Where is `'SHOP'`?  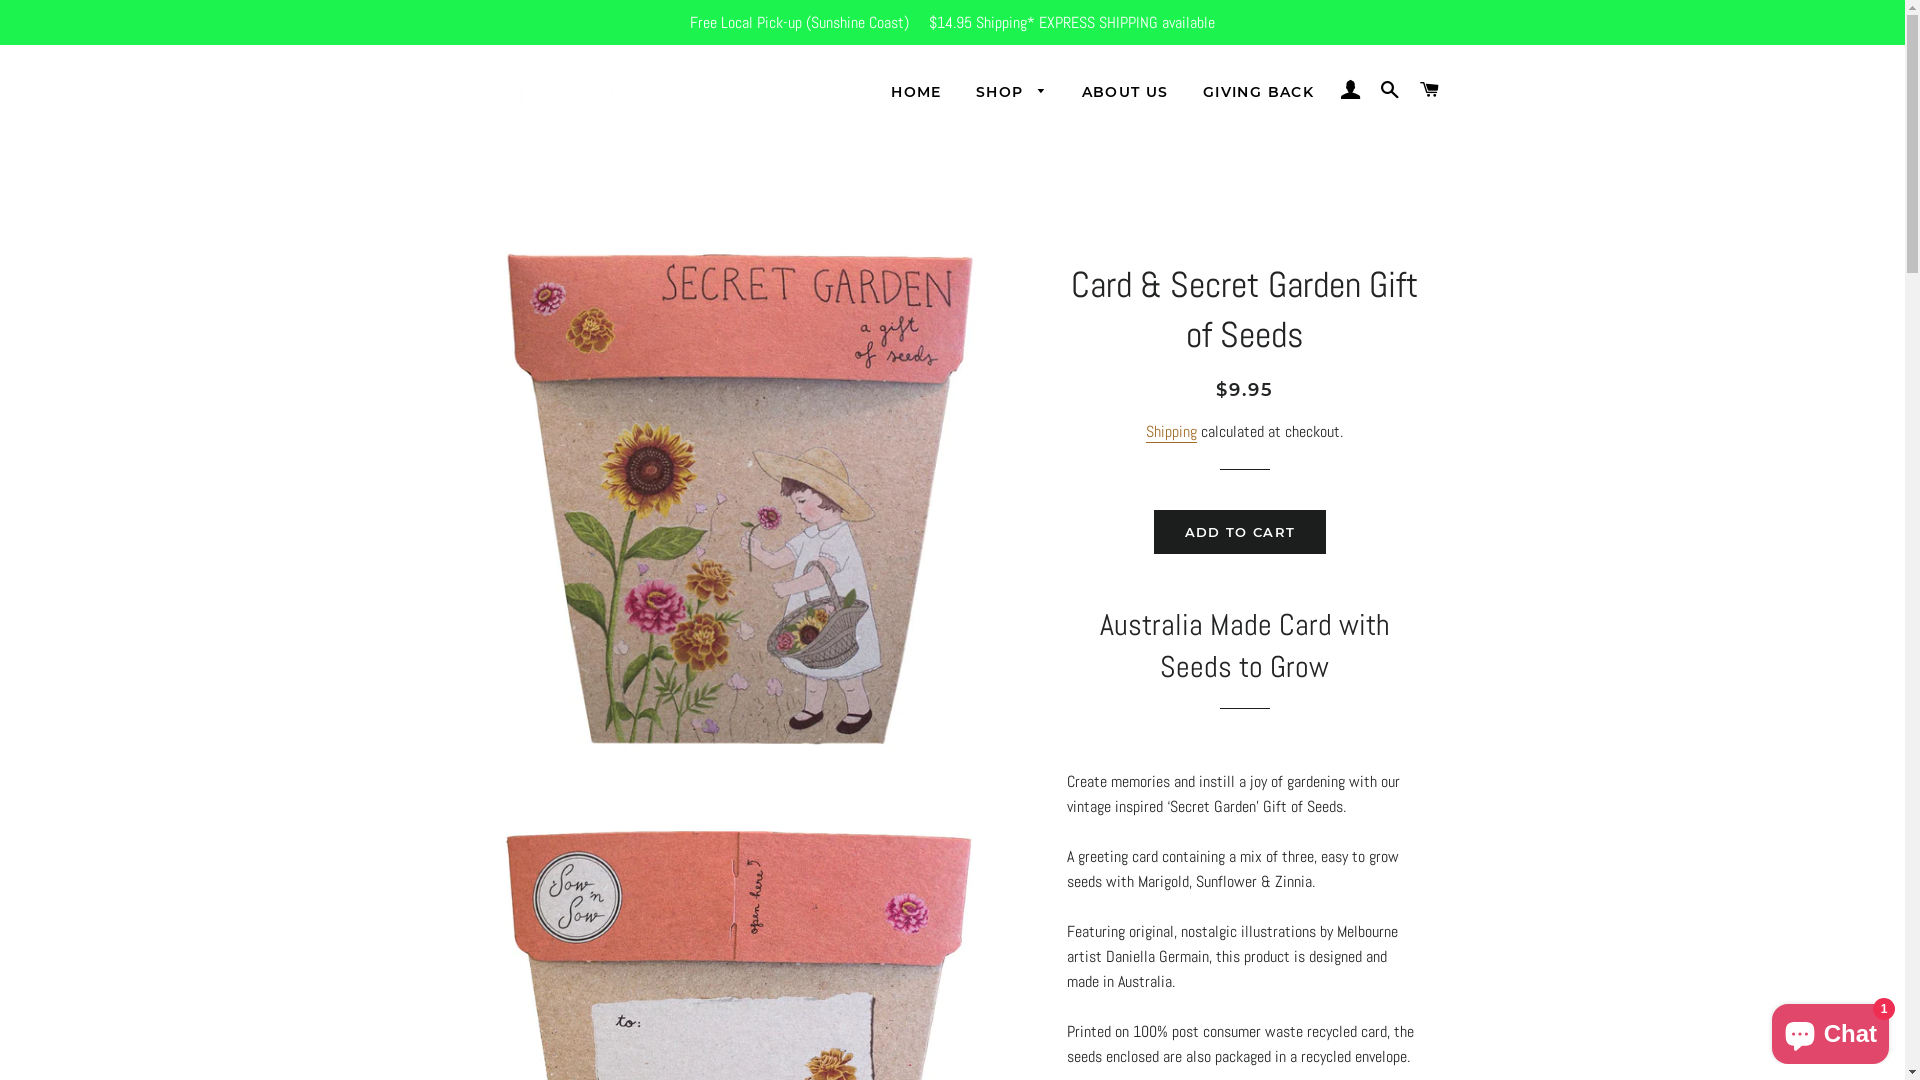
'SHOP' is located at coordinates (960, 92).